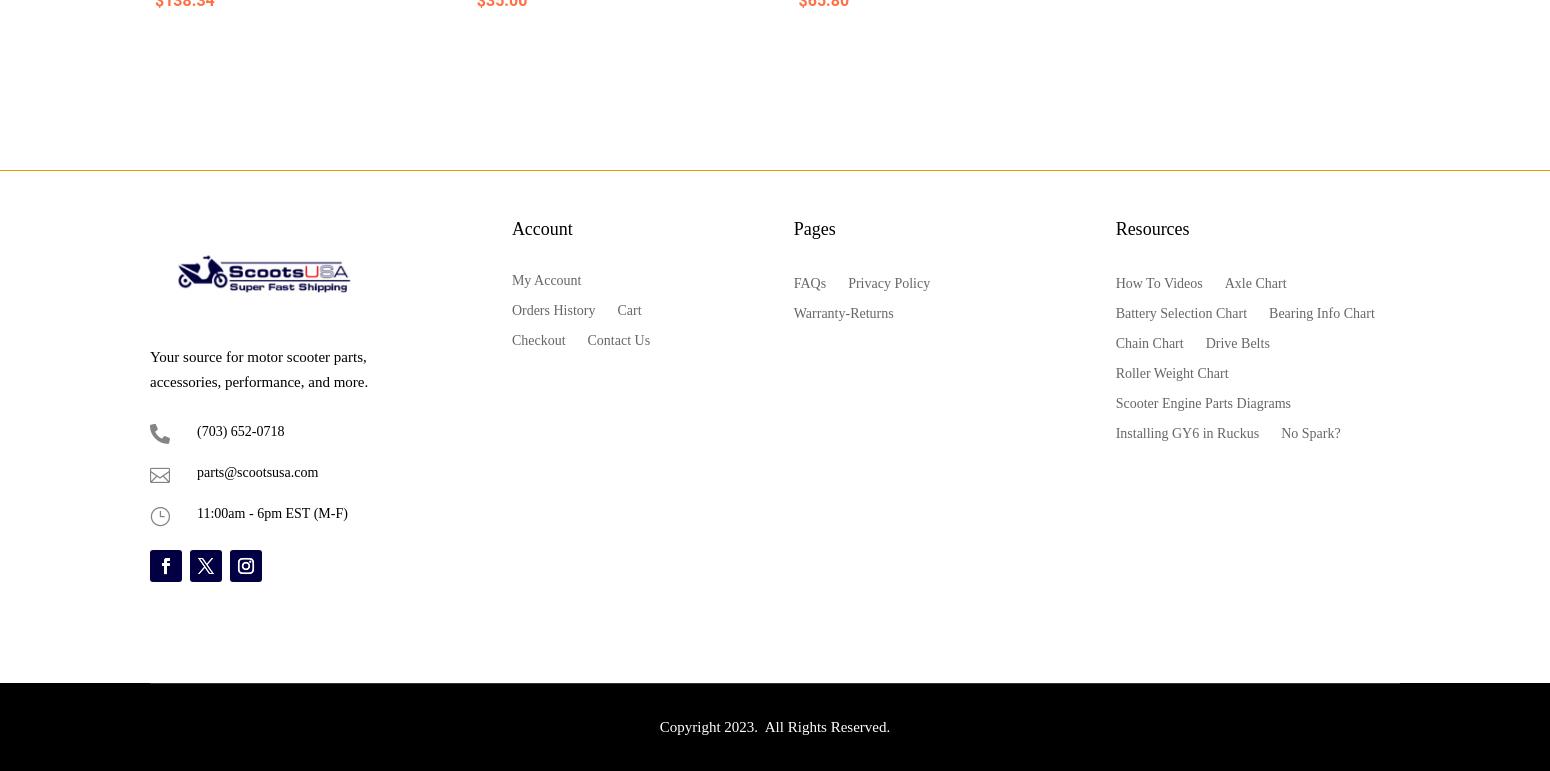 This screenshot has height=771, width=1550. I want to click on 'My Account', so click(510, 278).